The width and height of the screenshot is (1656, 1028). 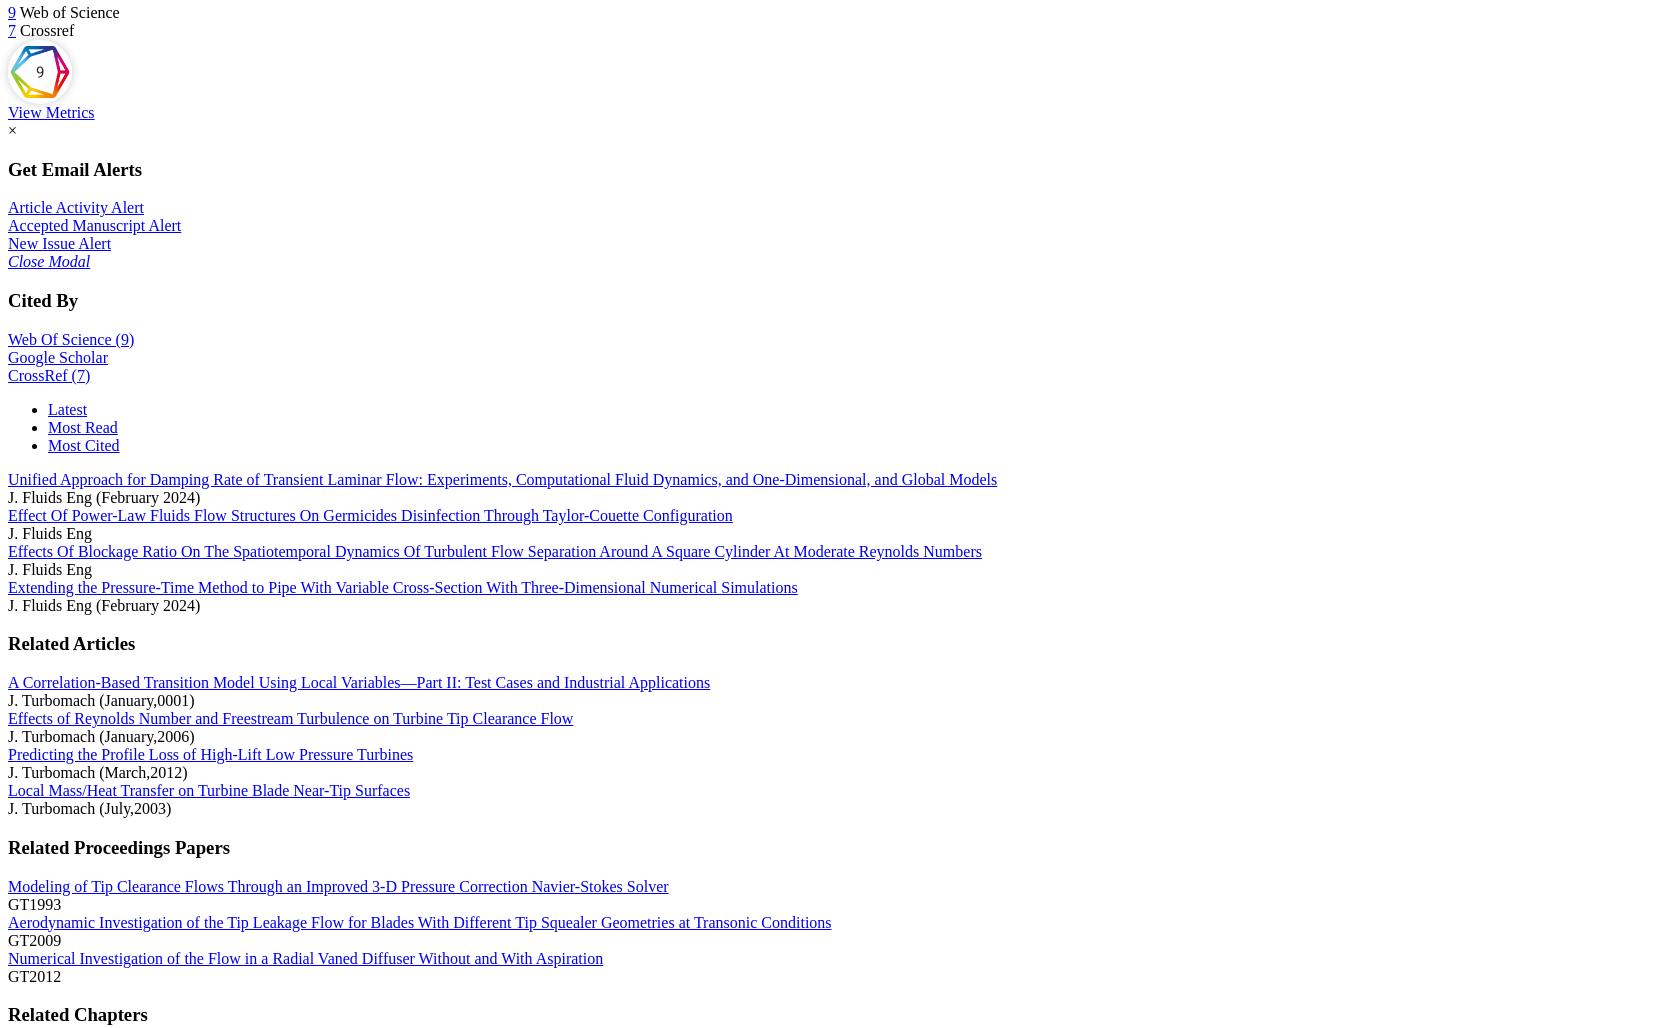 I want to click on '(March,2012)', so click(x=98, y=772).